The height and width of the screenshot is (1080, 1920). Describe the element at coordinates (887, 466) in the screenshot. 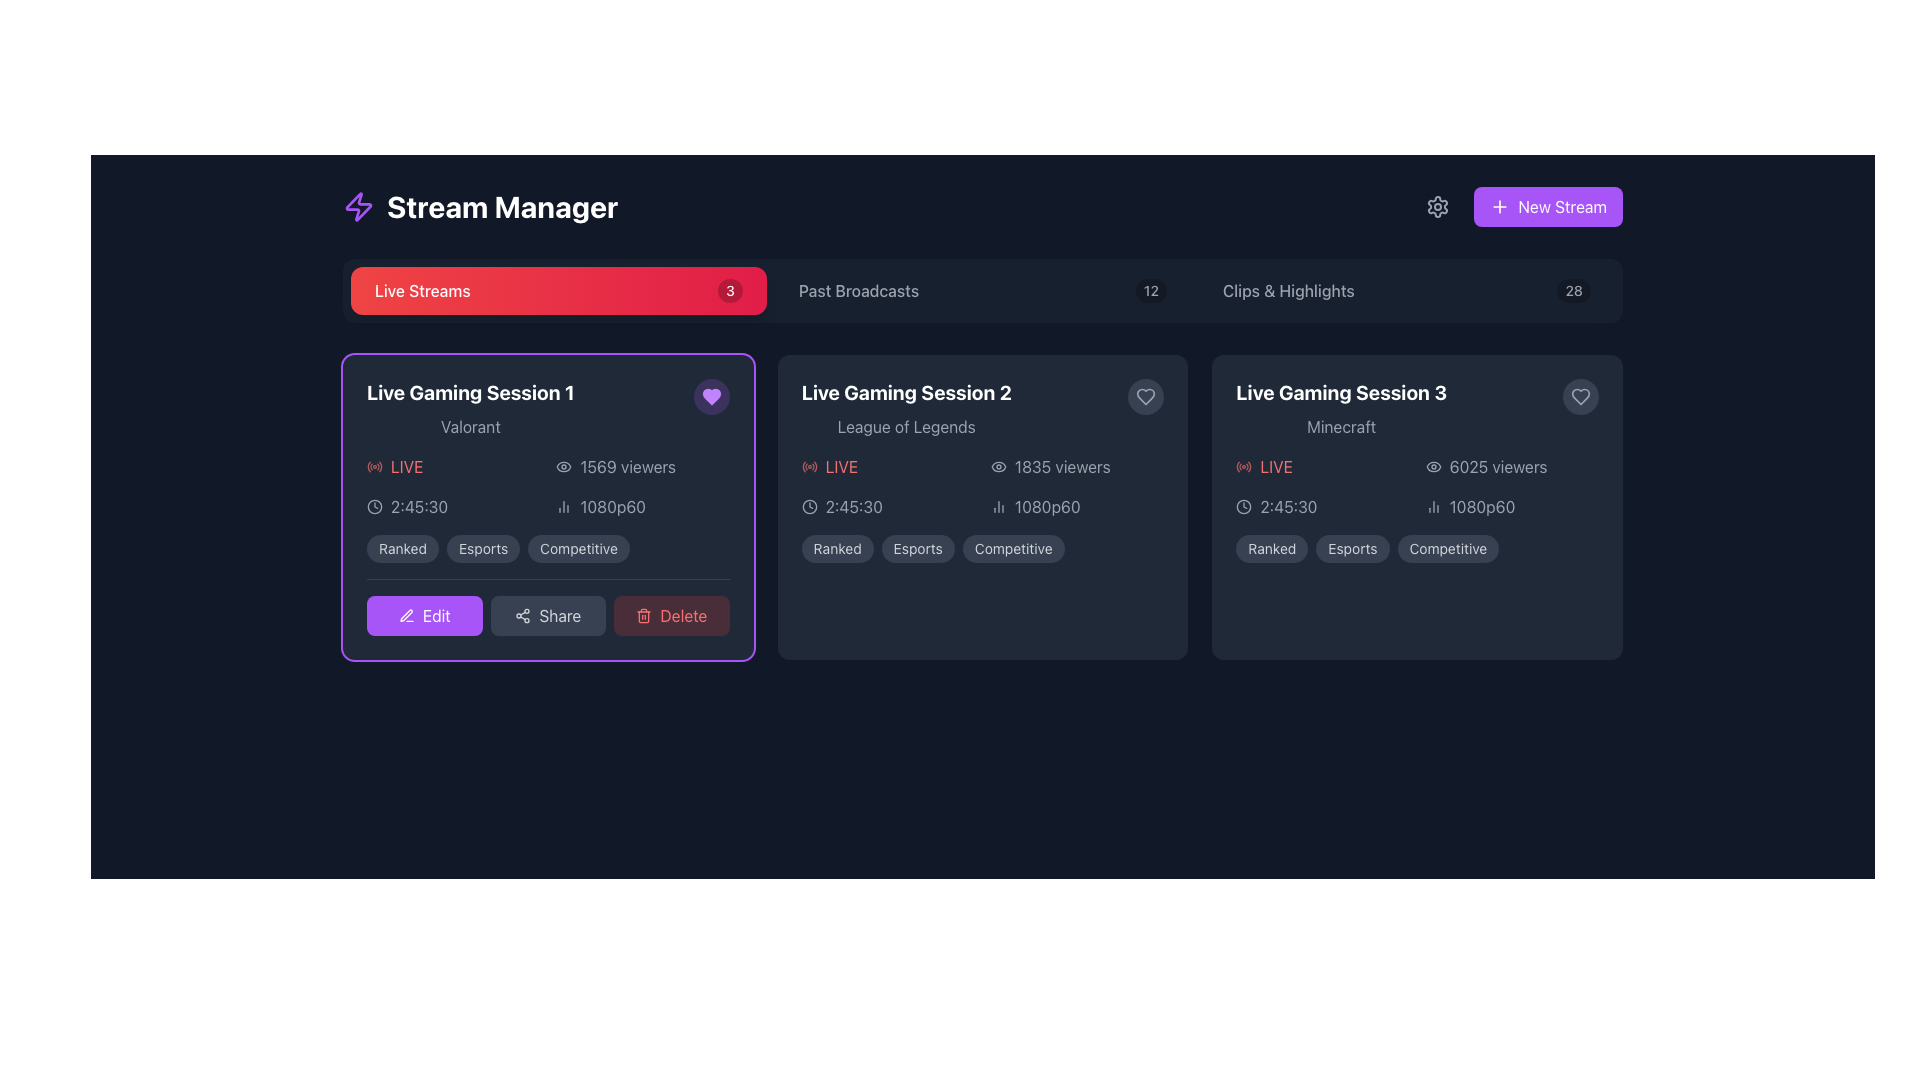

I see `the 'LIVE' text label in bold, uppercase red font, located in the top-left corner of the 'Live Gaming Session 2' card` at that location.